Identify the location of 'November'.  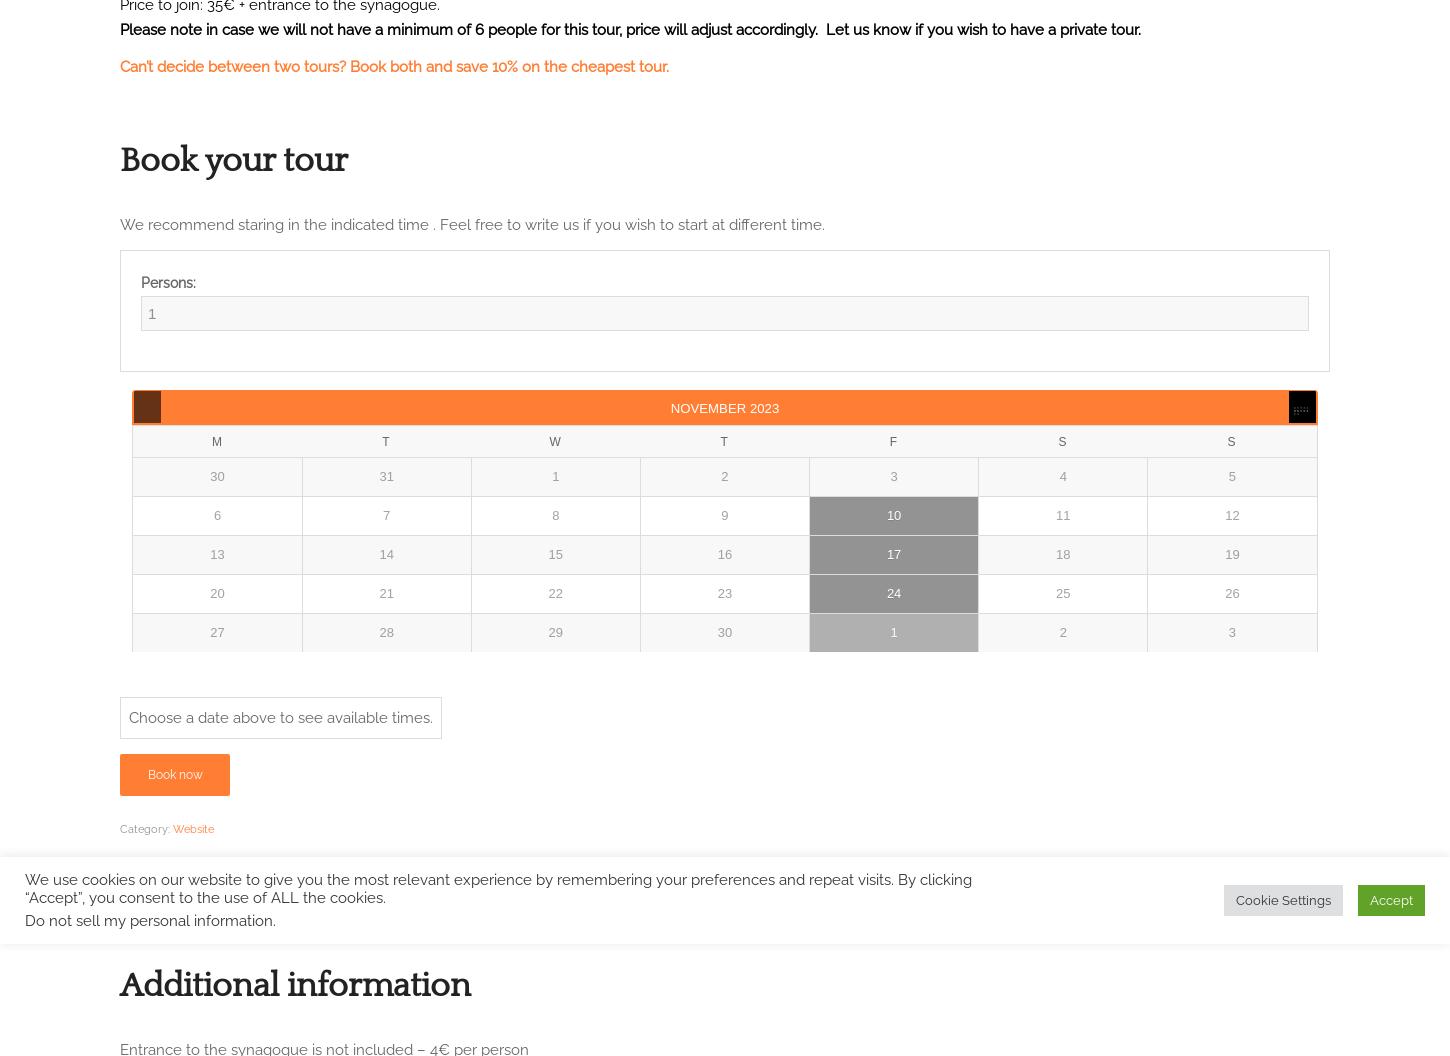
(707, 408).